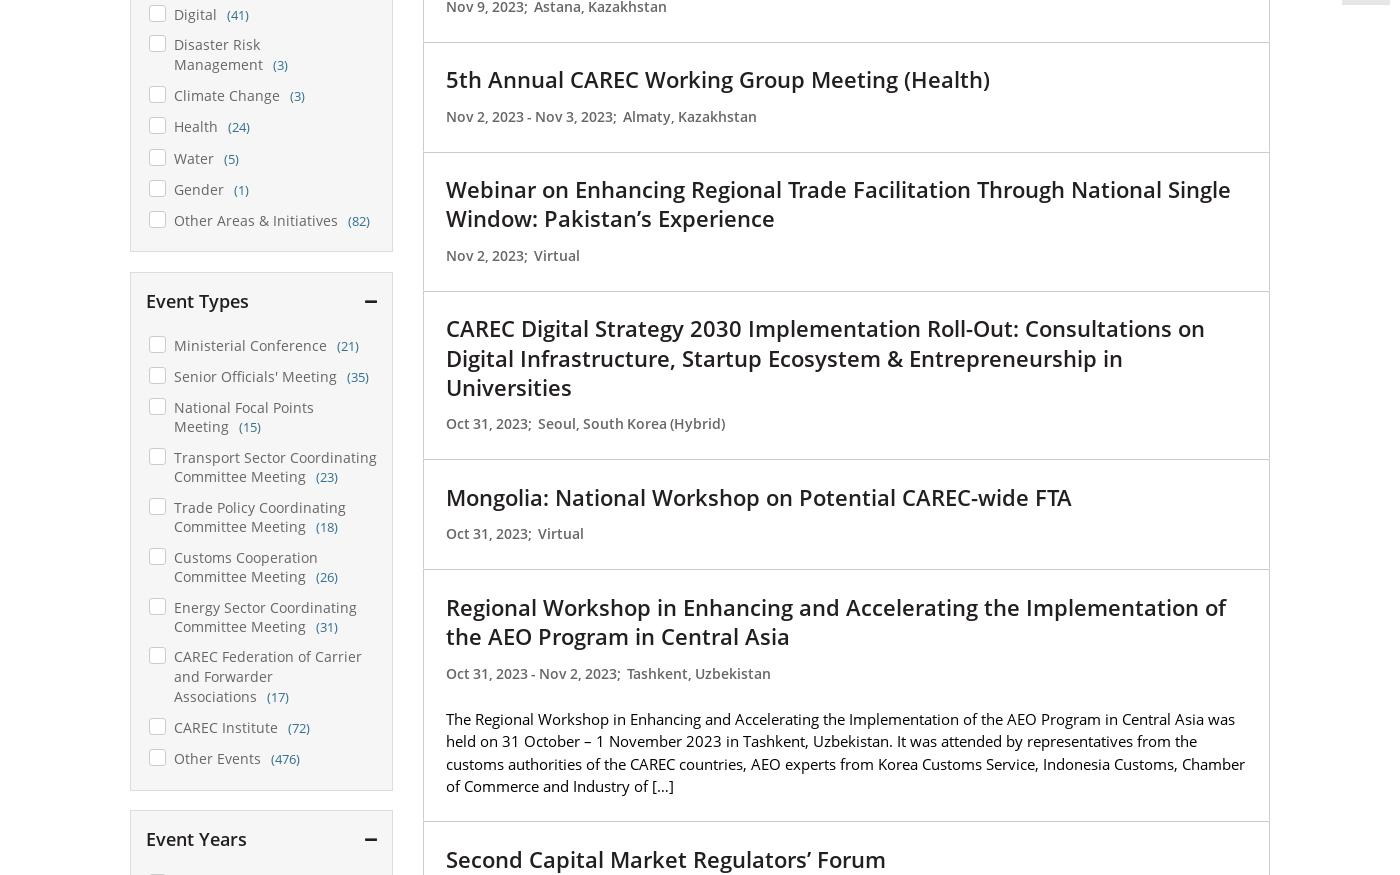  What do you see at coordinates (274, 466) in the screenshot?
I see `'Transport Sector Coordinating Committee Meeting'` at bounding box center [274, 466].